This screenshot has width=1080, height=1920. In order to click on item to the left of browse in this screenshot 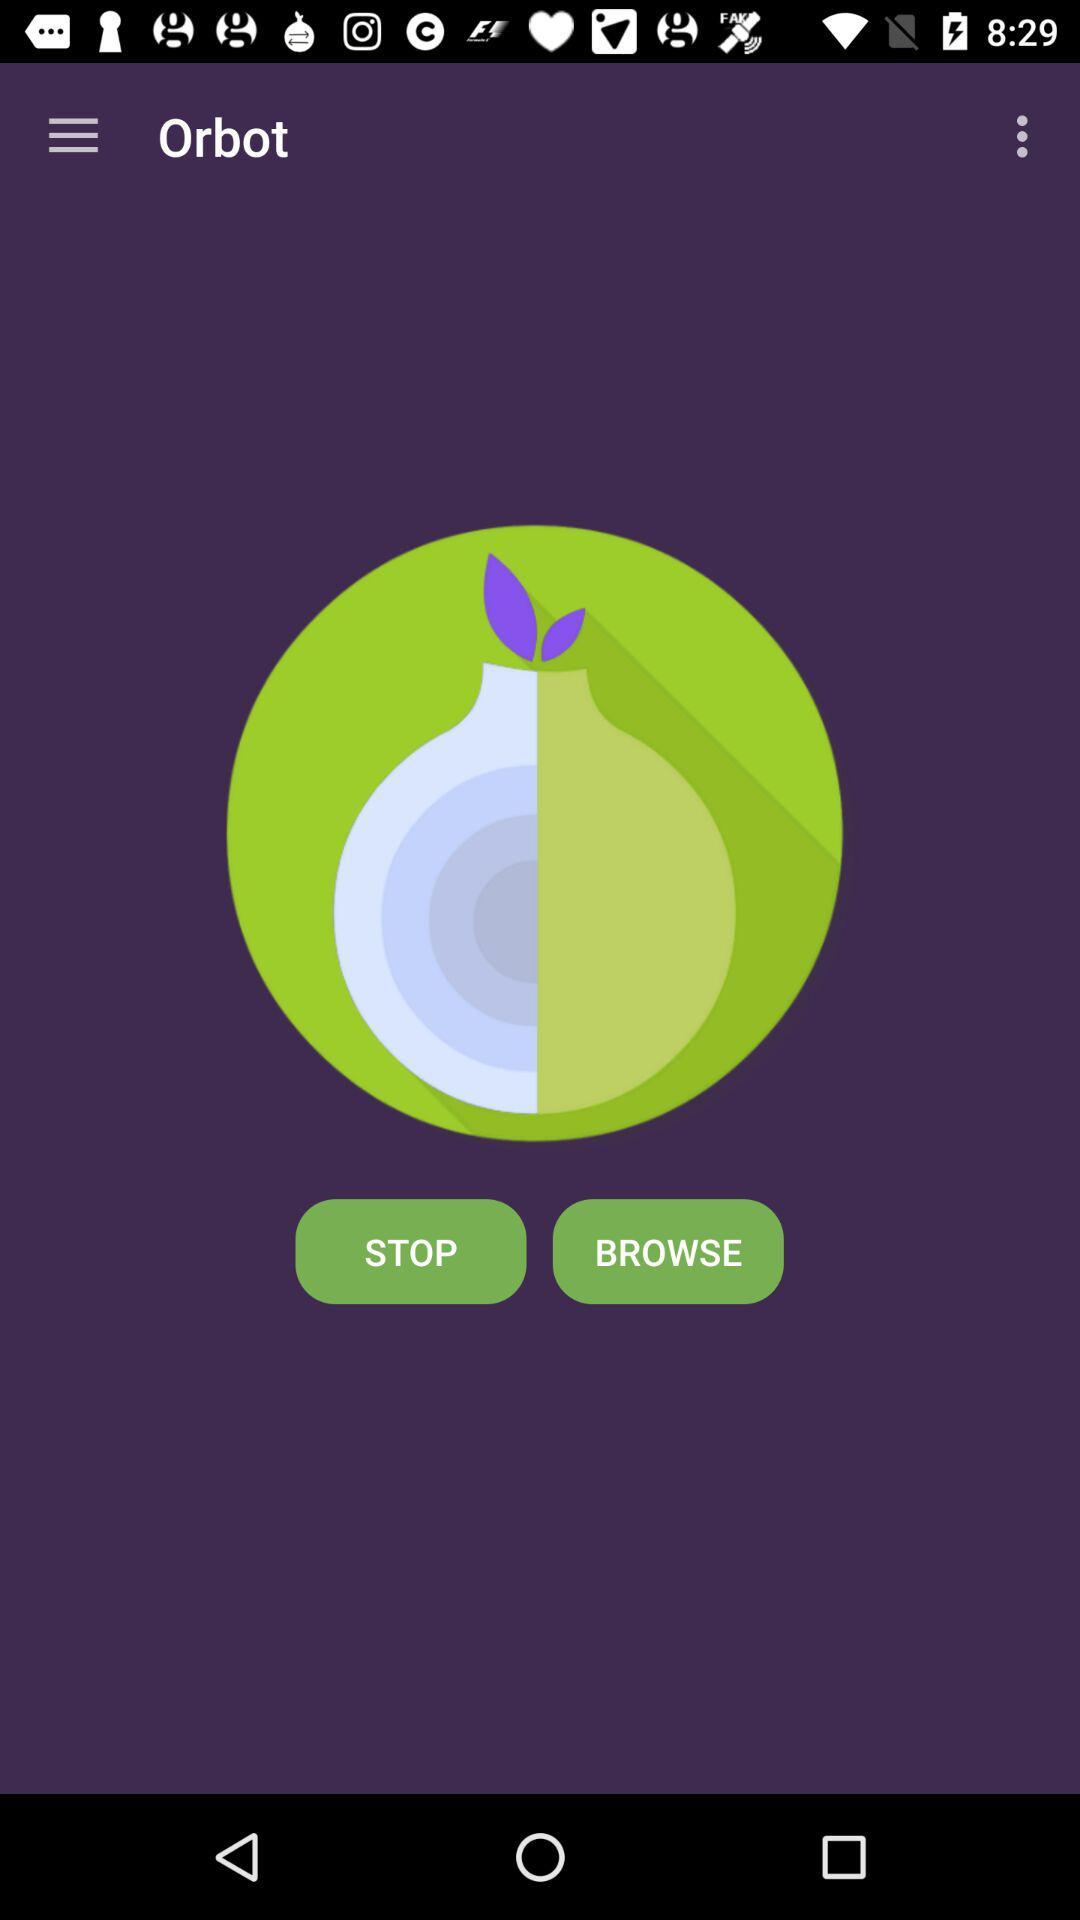, I will do `click(410, 1250)`.